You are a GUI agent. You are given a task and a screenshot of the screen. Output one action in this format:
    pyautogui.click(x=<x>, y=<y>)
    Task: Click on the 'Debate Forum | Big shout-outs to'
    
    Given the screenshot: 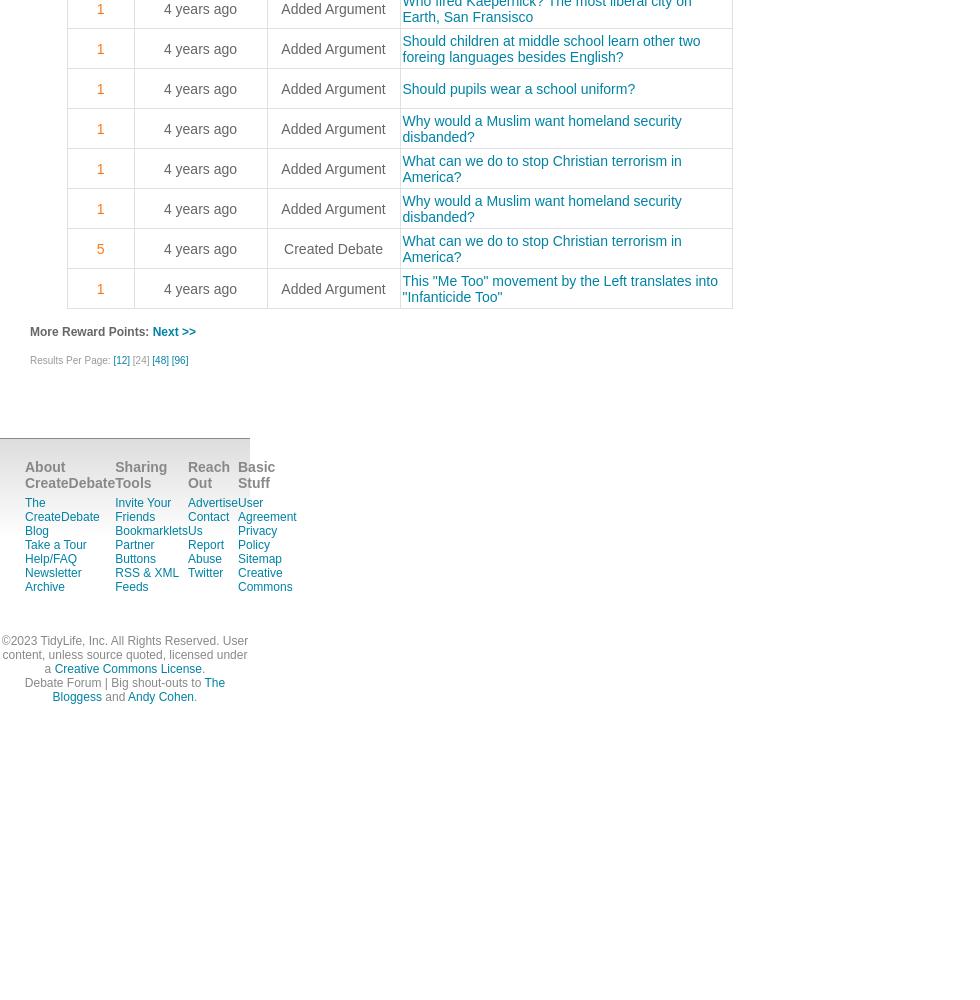 What is the action you would take?
    pyautogui.click(x=24, y=683)
    